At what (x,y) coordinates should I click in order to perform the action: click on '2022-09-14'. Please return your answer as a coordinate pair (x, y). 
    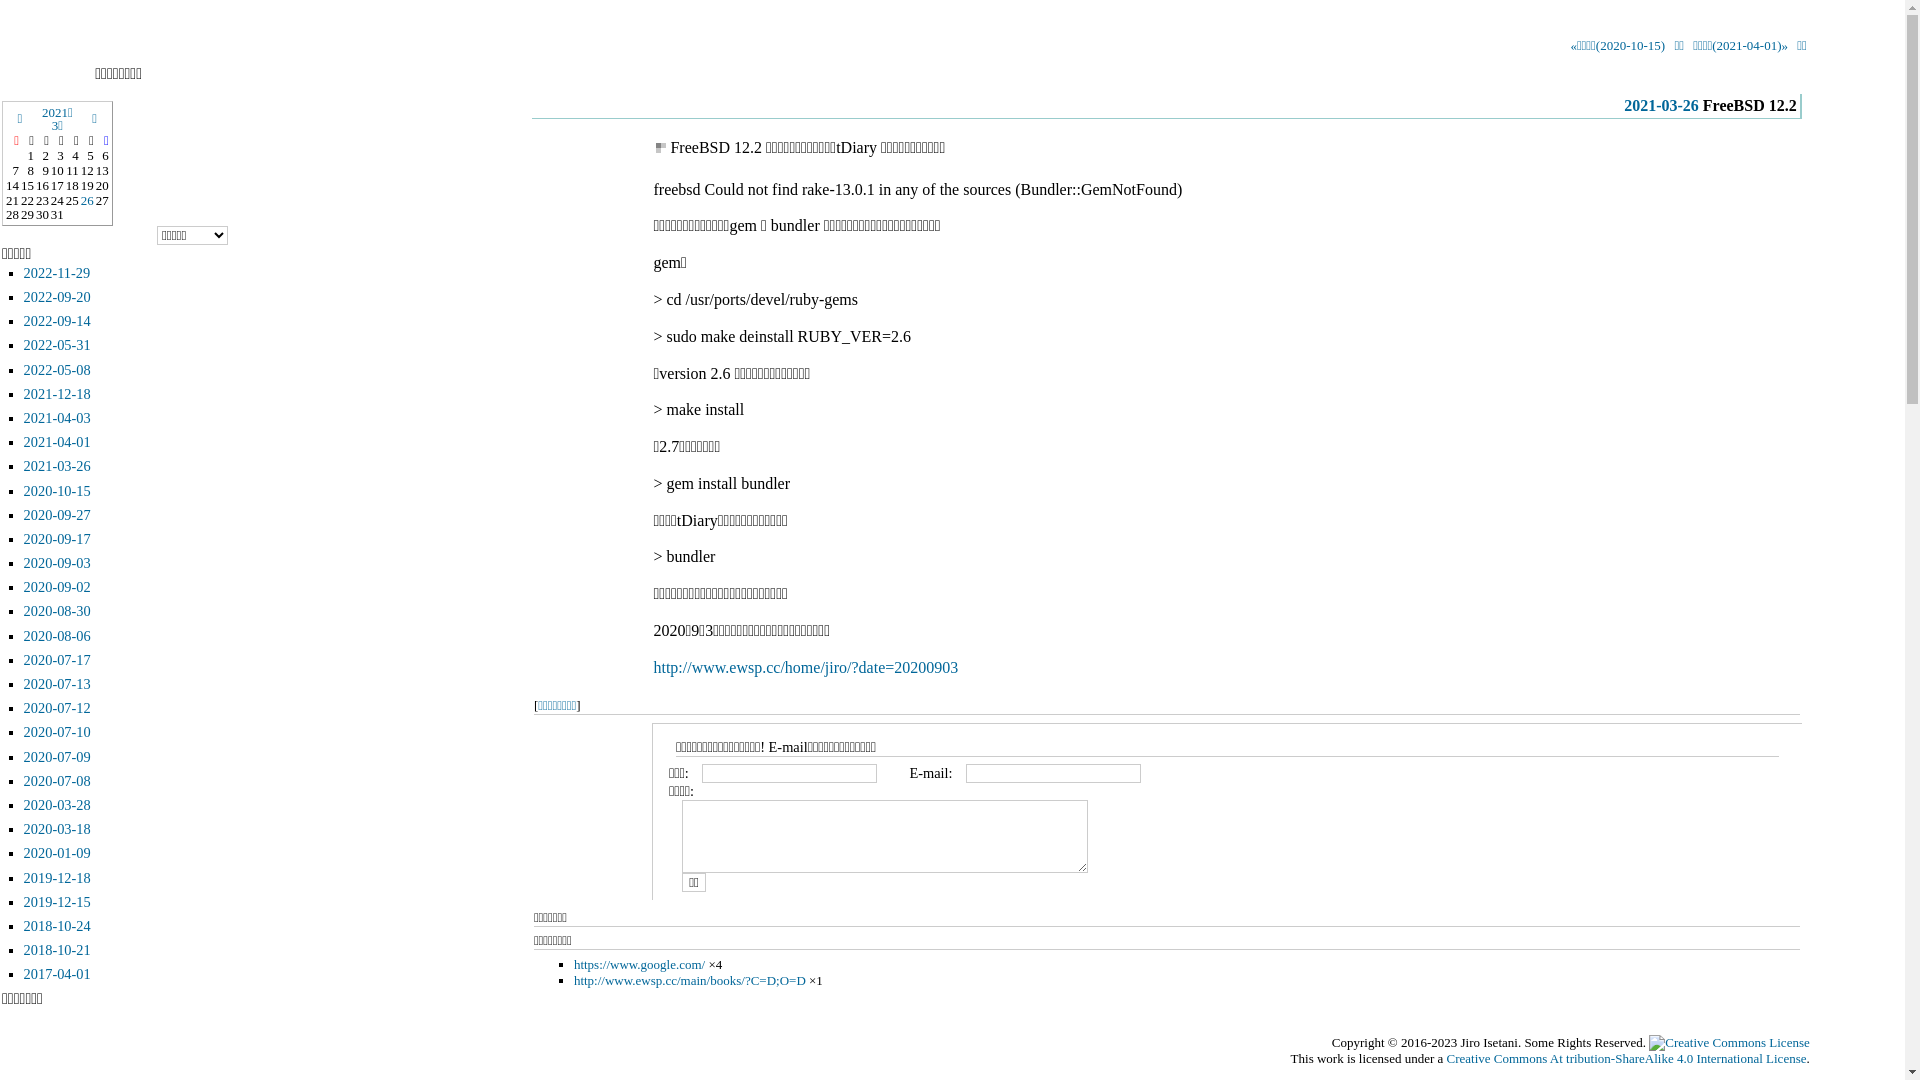
    Looking at the image, I should click on (24, 319).